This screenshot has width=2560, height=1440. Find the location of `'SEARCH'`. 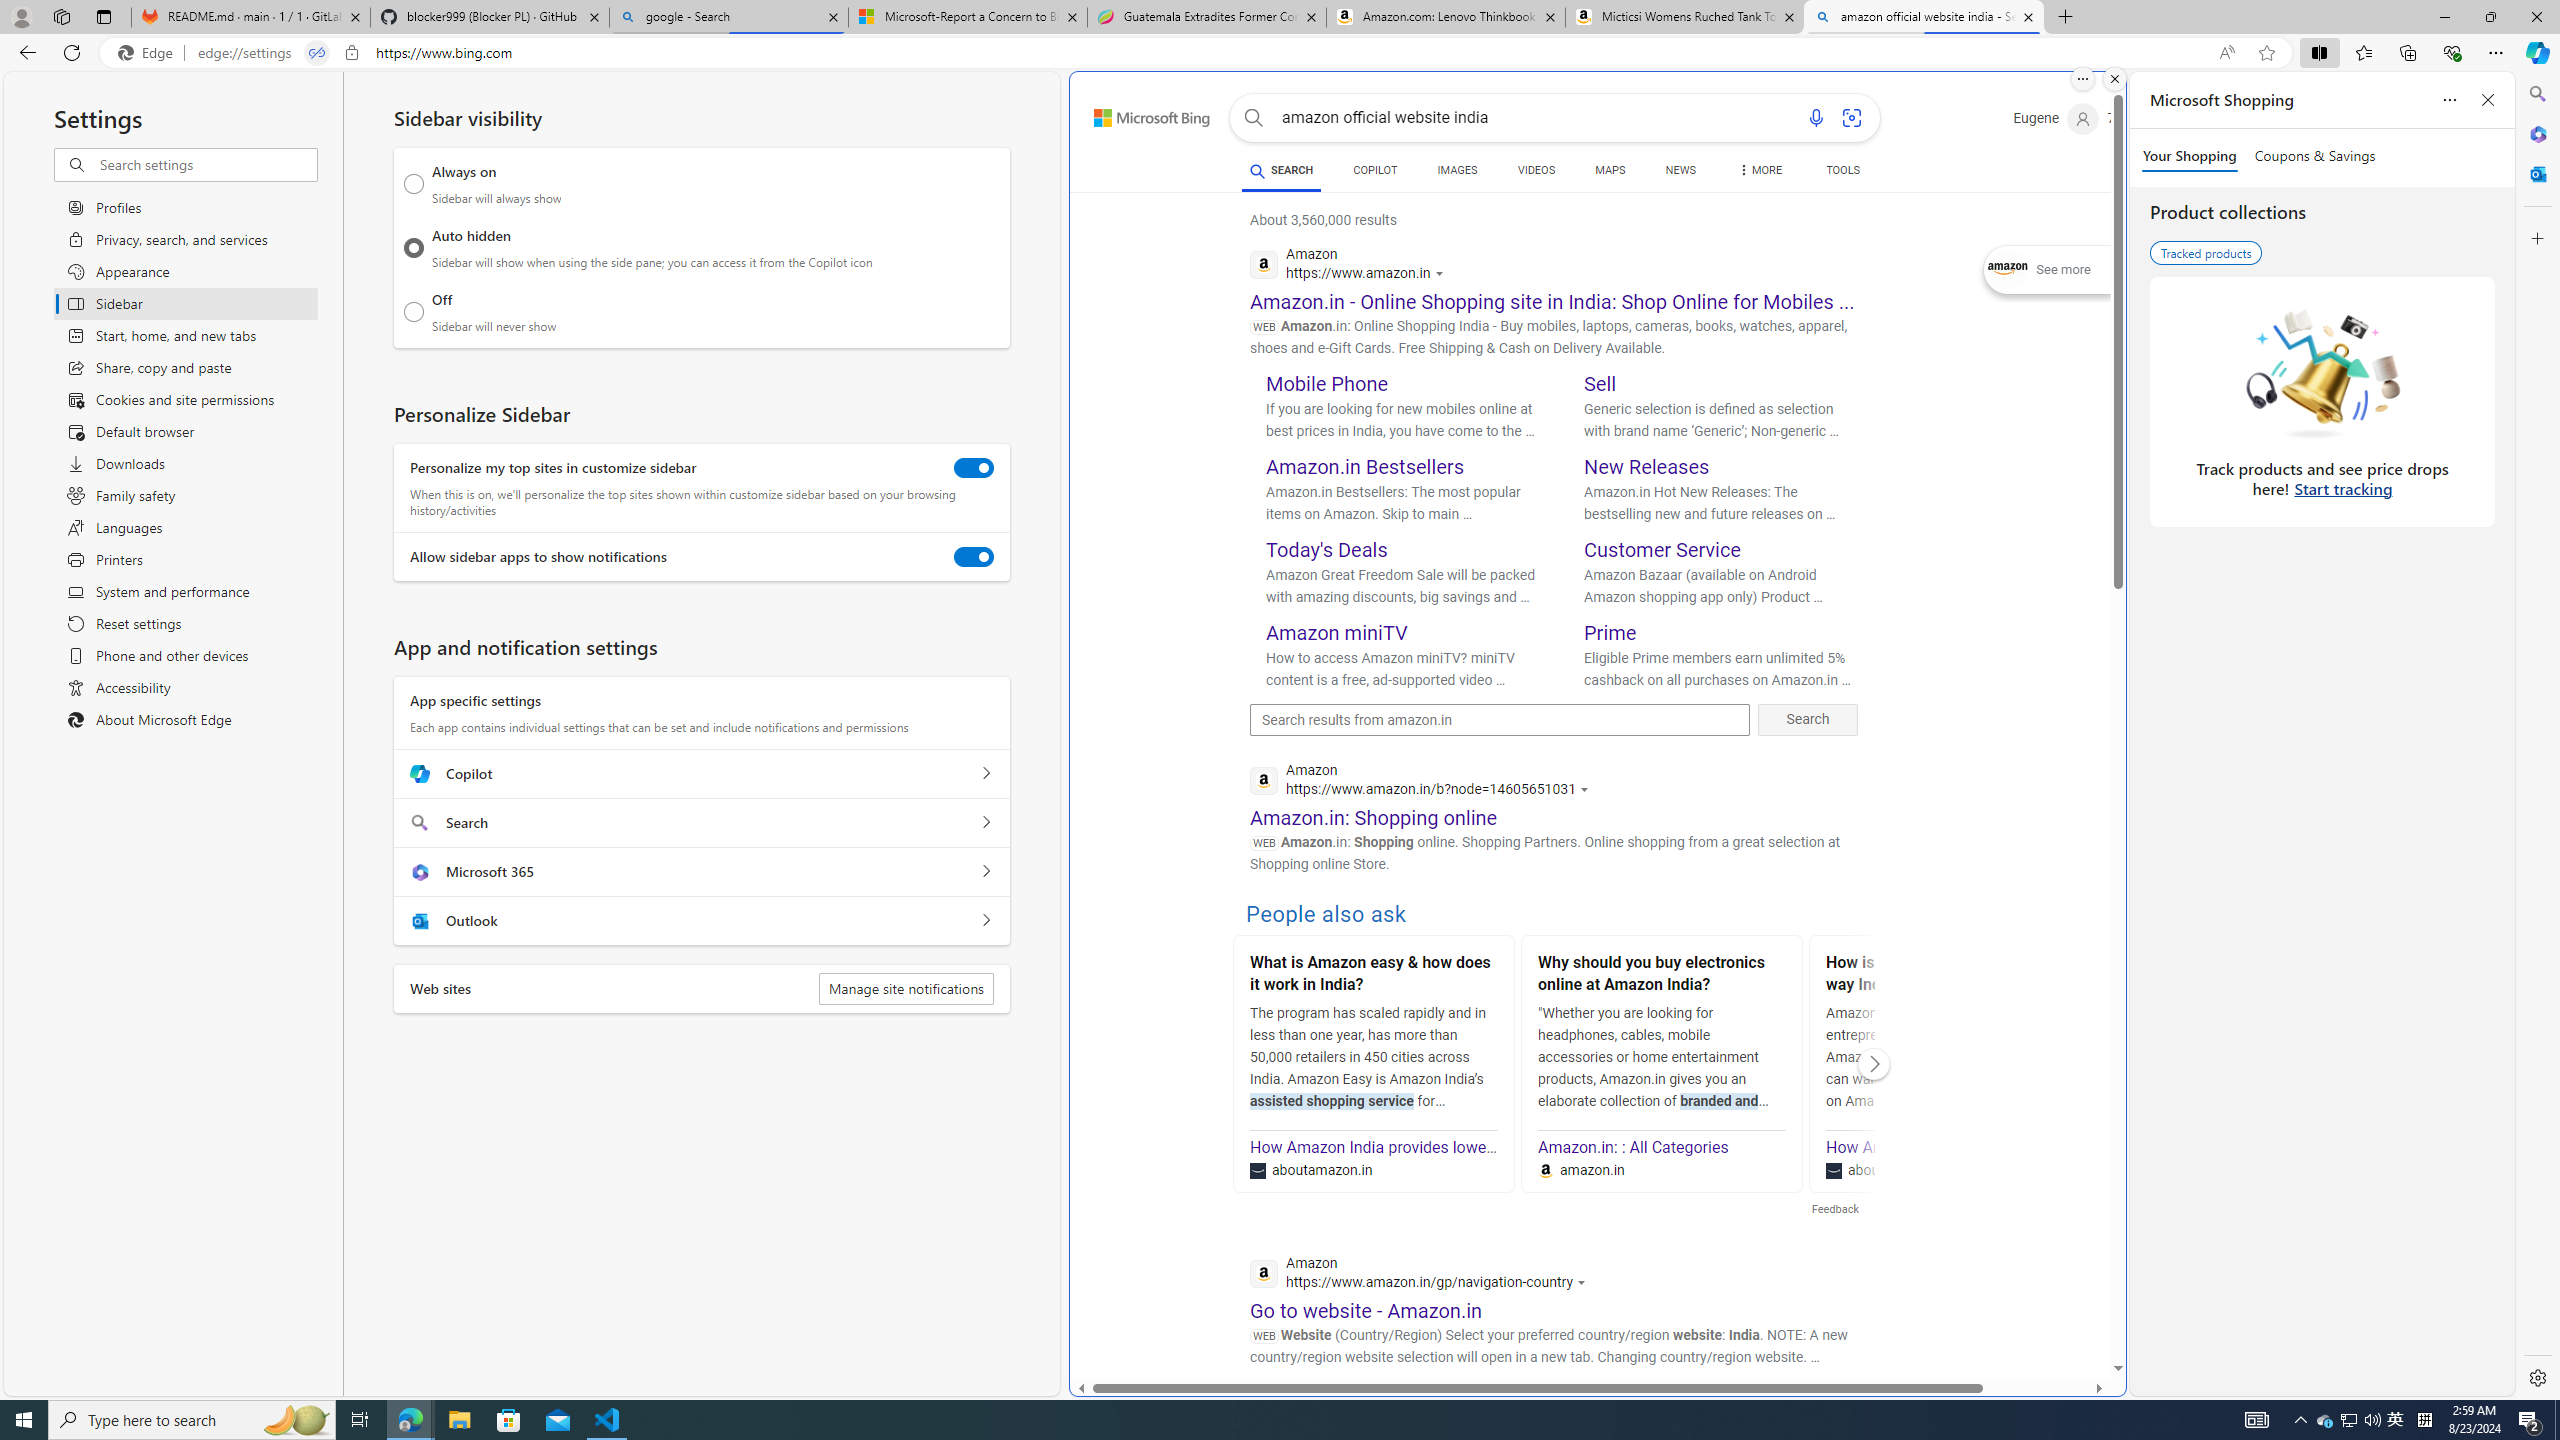

'SEARCH' is located at coordinates (1280, 169).